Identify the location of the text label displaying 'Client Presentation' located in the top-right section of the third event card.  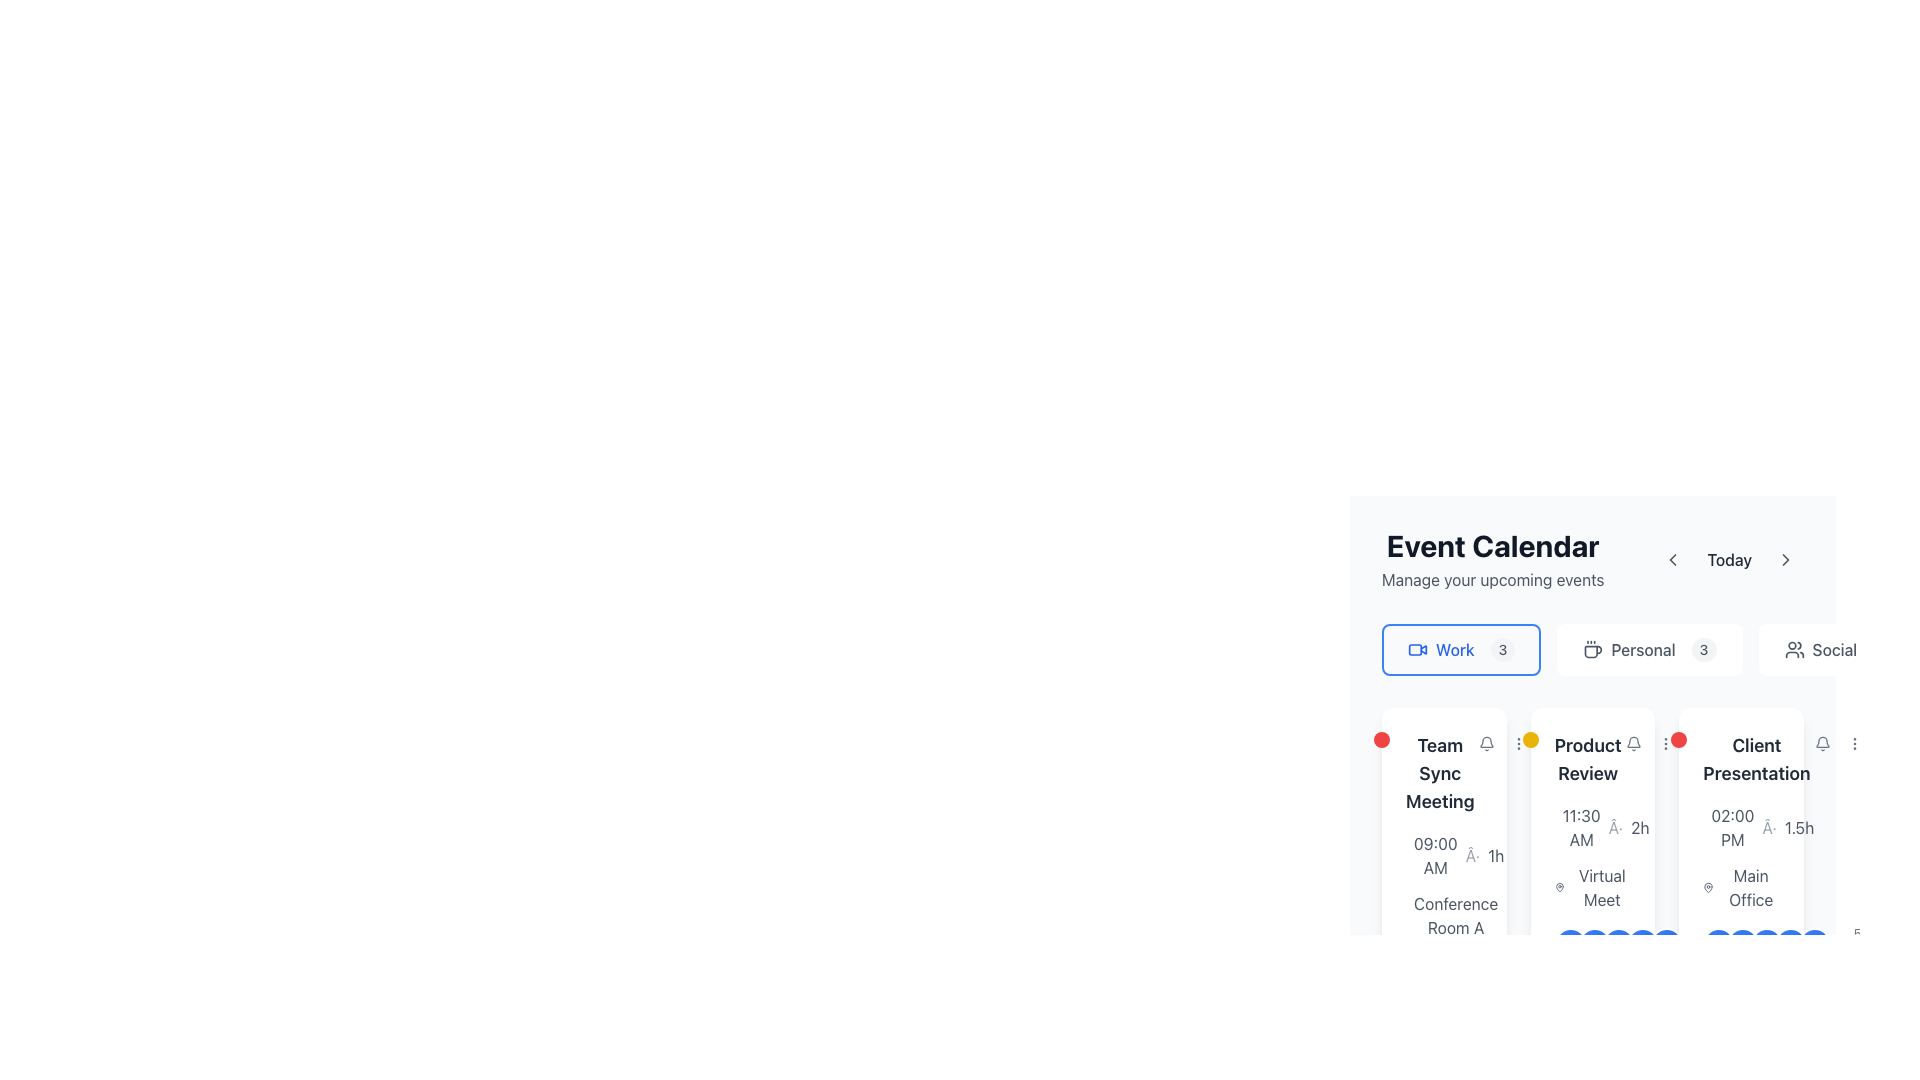
(1740, 759).